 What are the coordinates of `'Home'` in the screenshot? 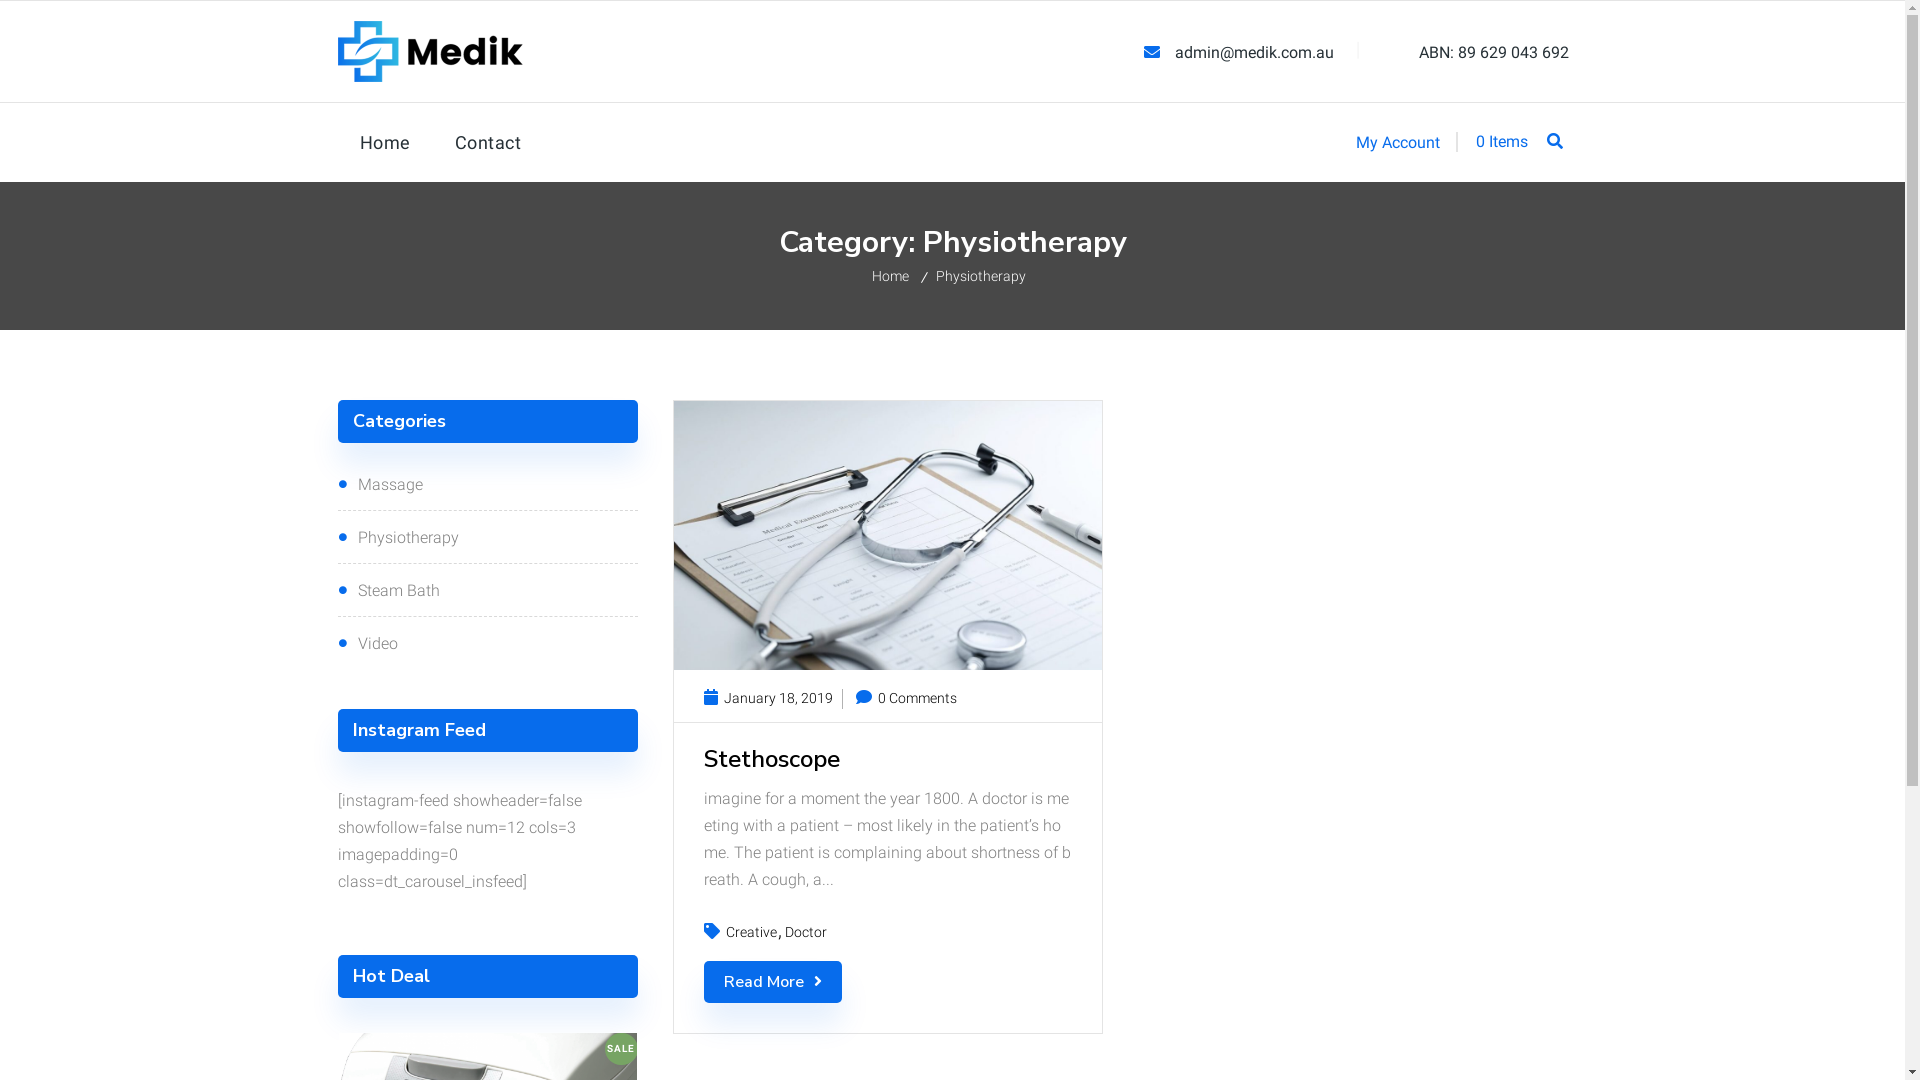 It's located at (872, 276).